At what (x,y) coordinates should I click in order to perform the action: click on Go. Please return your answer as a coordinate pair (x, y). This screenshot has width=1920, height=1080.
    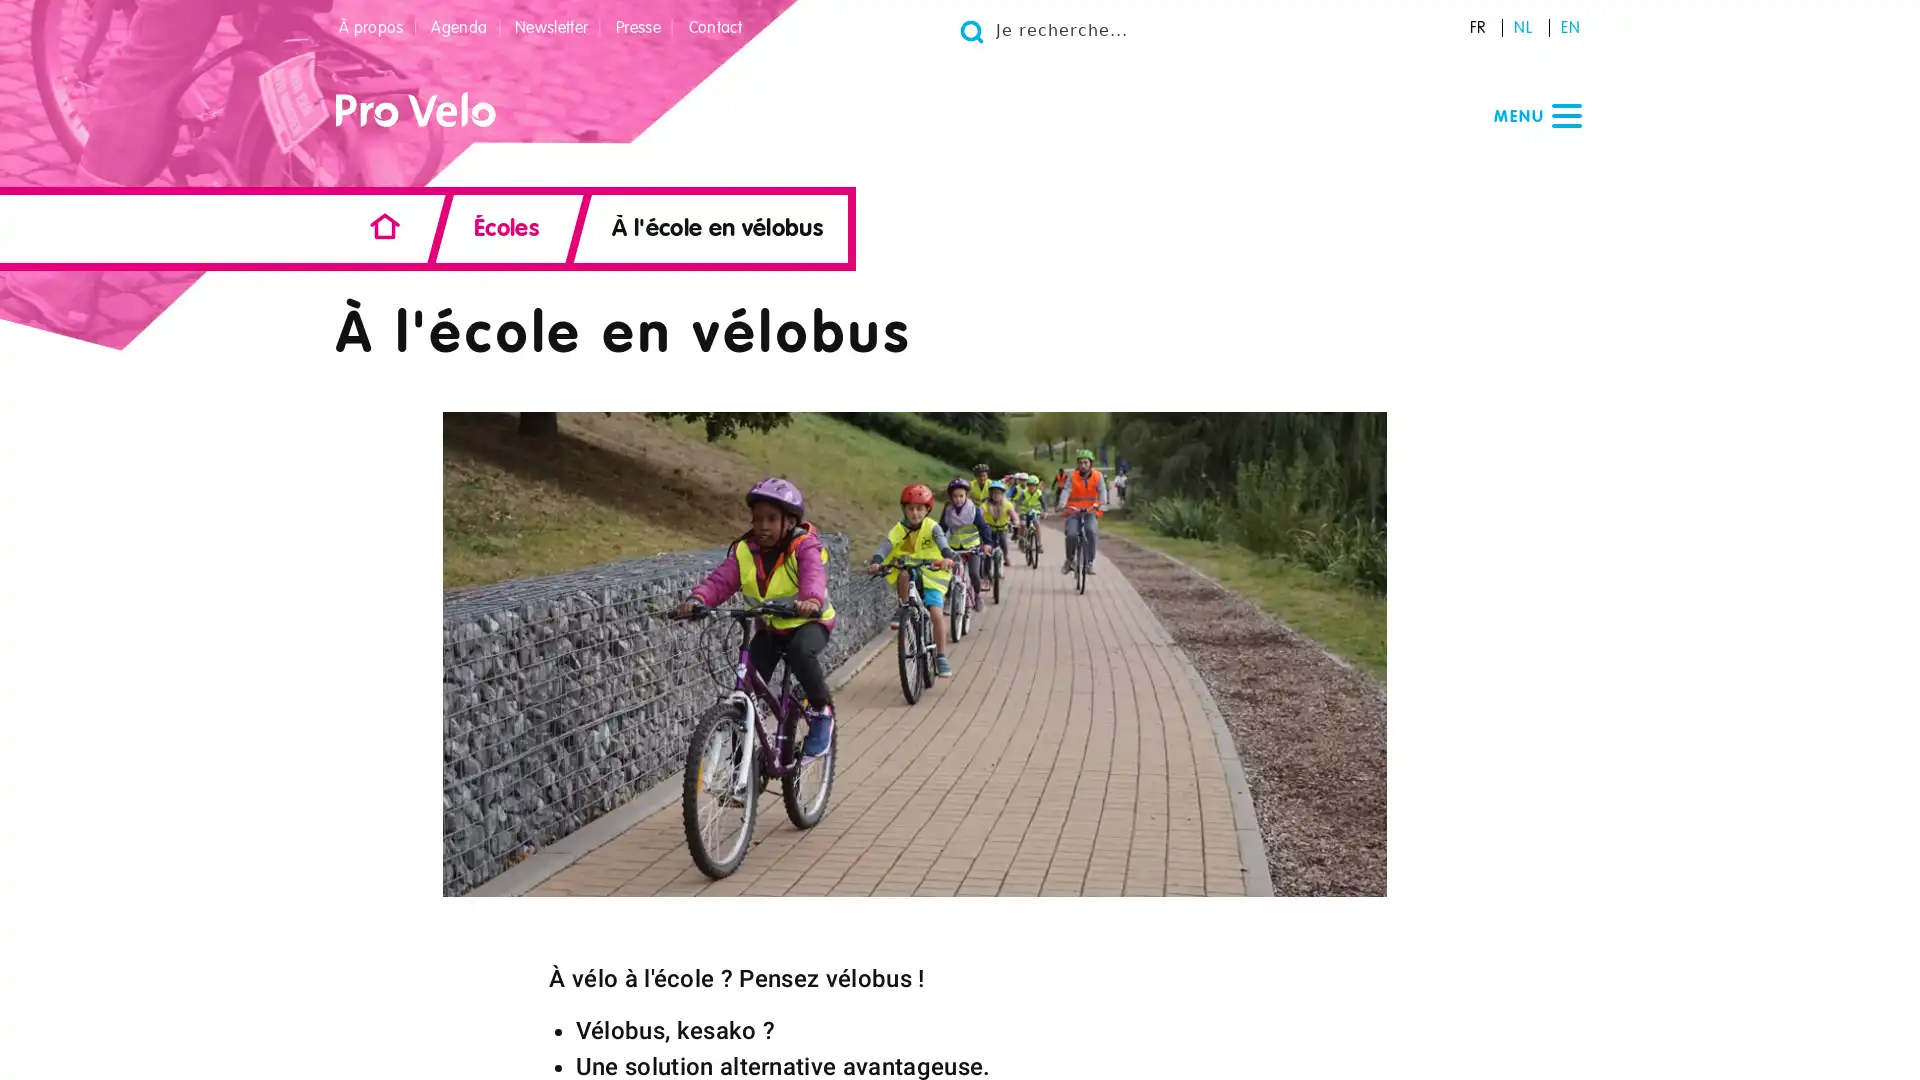
    Looking at the image, I should click on (971, 30).